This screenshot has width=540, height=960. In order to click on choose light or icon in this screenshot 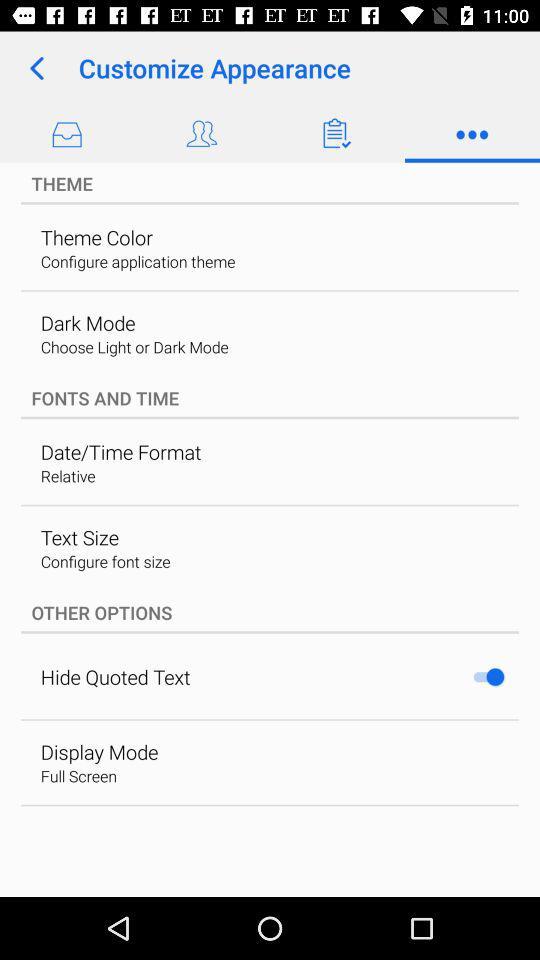, I will do `click(134, 347)`.